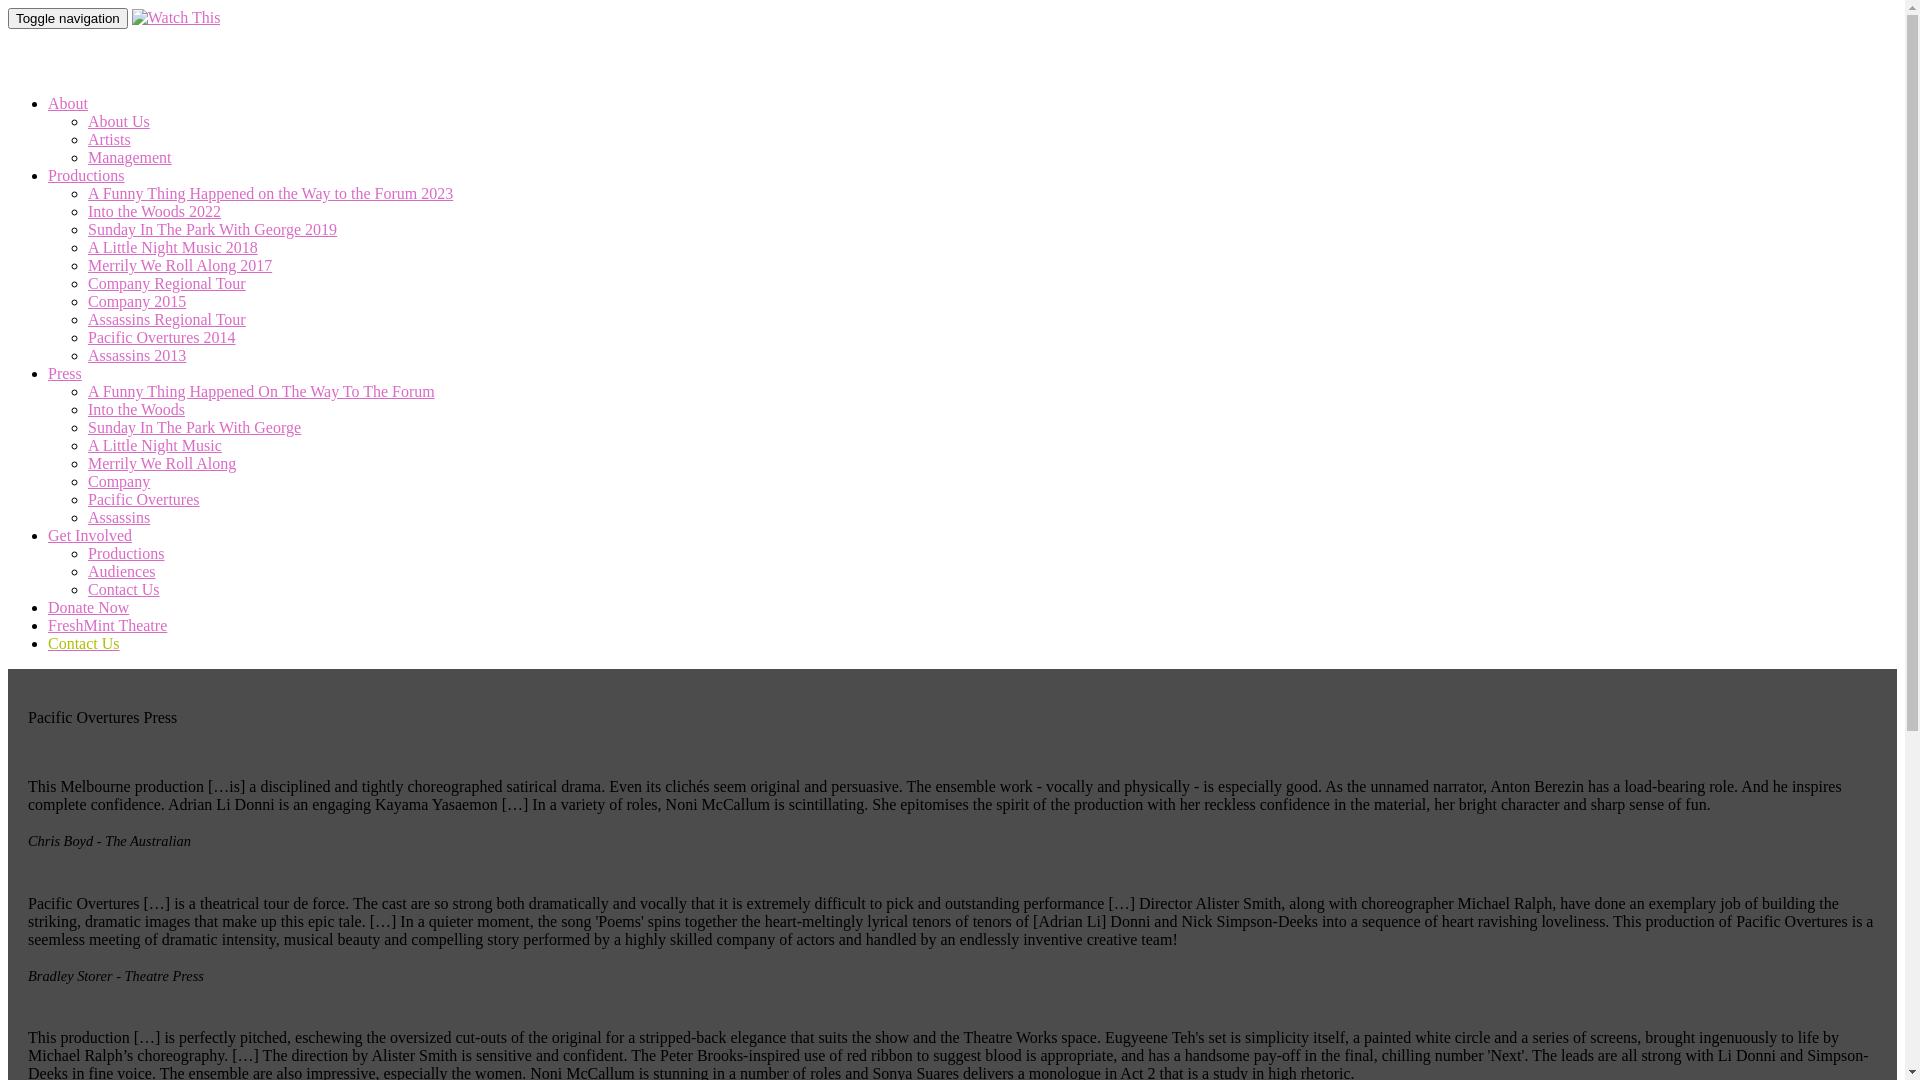 The image size is (1920, 1080). What do you see at coordinates (67, 103) in the screenshot?
I see `'About'` at bounding box center [67, 103].